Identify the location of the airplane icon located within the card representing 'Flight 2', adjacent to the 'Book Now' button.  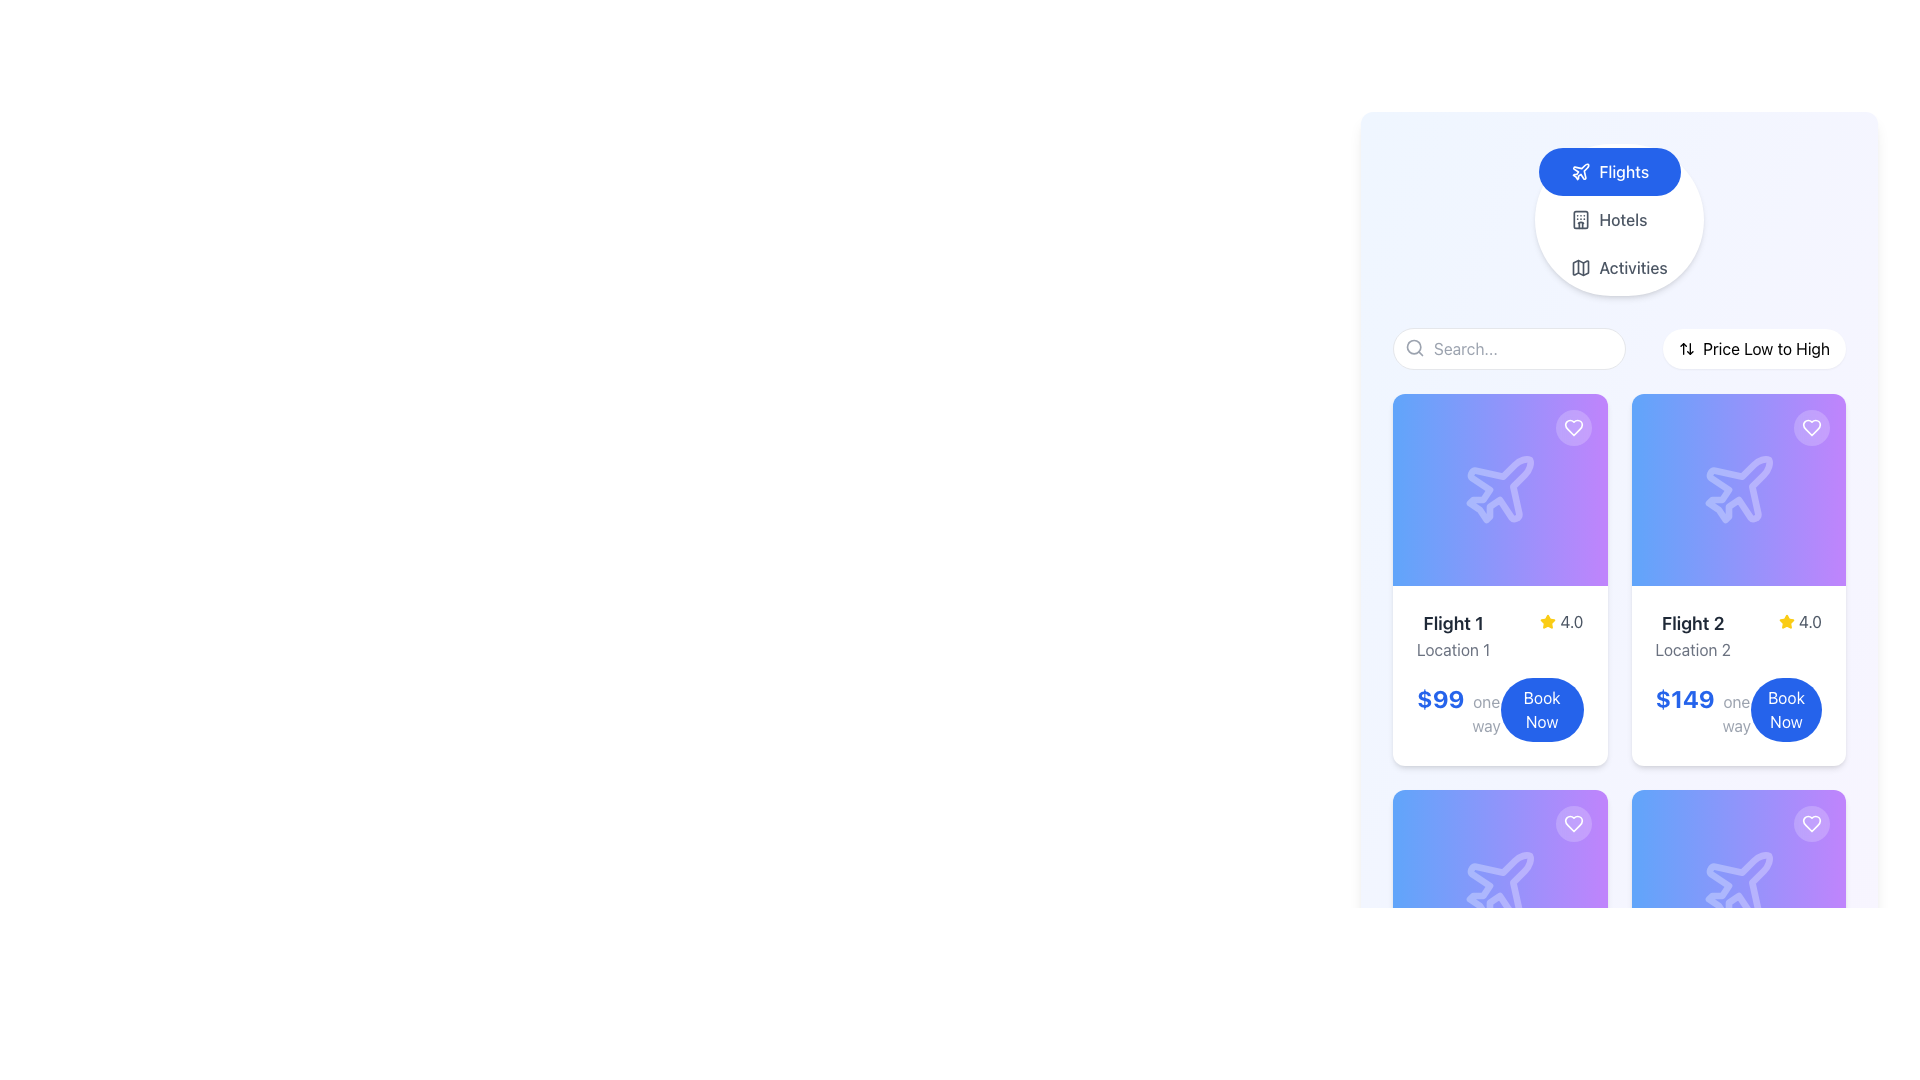
(1738, 489).